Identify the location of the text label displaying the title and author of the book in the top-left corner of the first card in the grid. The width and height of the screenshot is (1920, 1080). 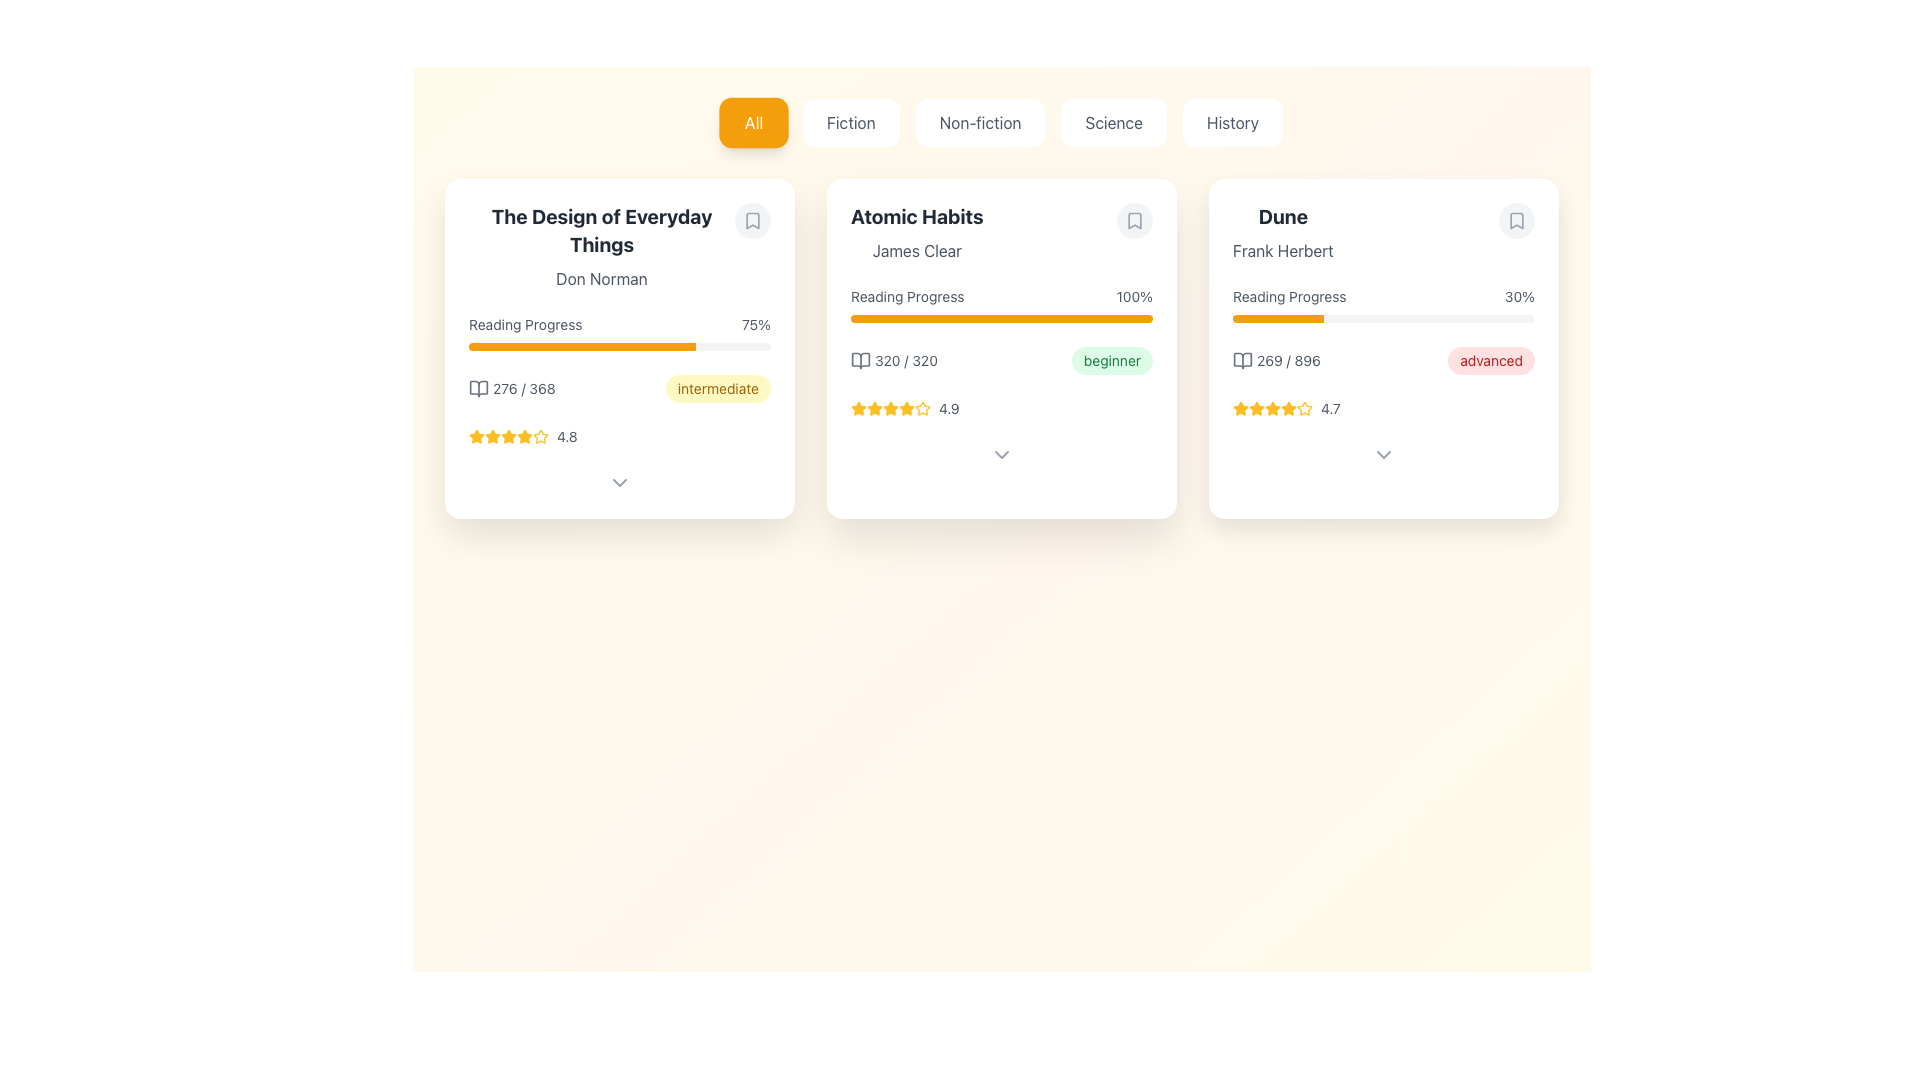
(618, 245).